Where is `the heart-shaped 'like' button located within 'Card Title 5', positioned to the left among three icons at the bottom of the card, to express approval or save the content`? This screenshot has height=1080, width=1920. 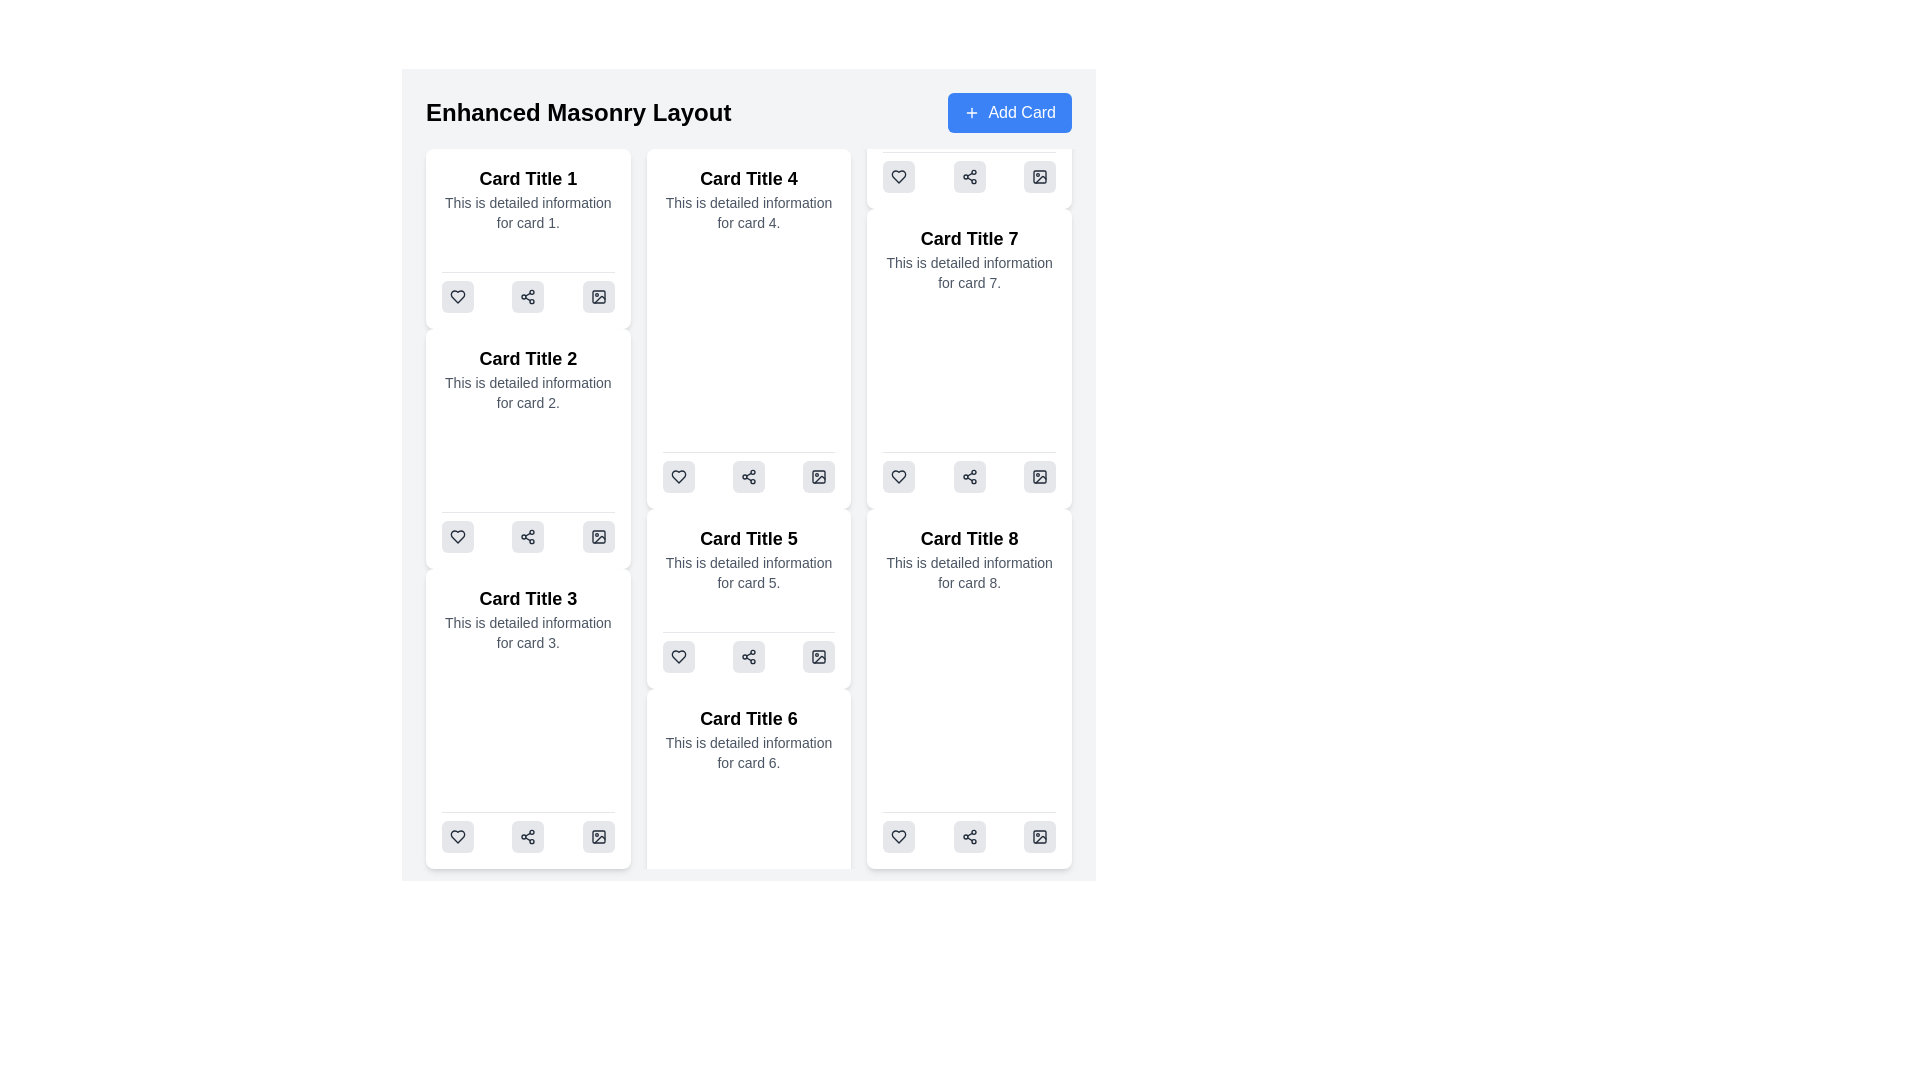
the heart-shaped 'like' button located within 'Card Title 5', positioned to the left among three icons at the bottom of the card, to express approval or save the content is located at coordinates (898, 477).